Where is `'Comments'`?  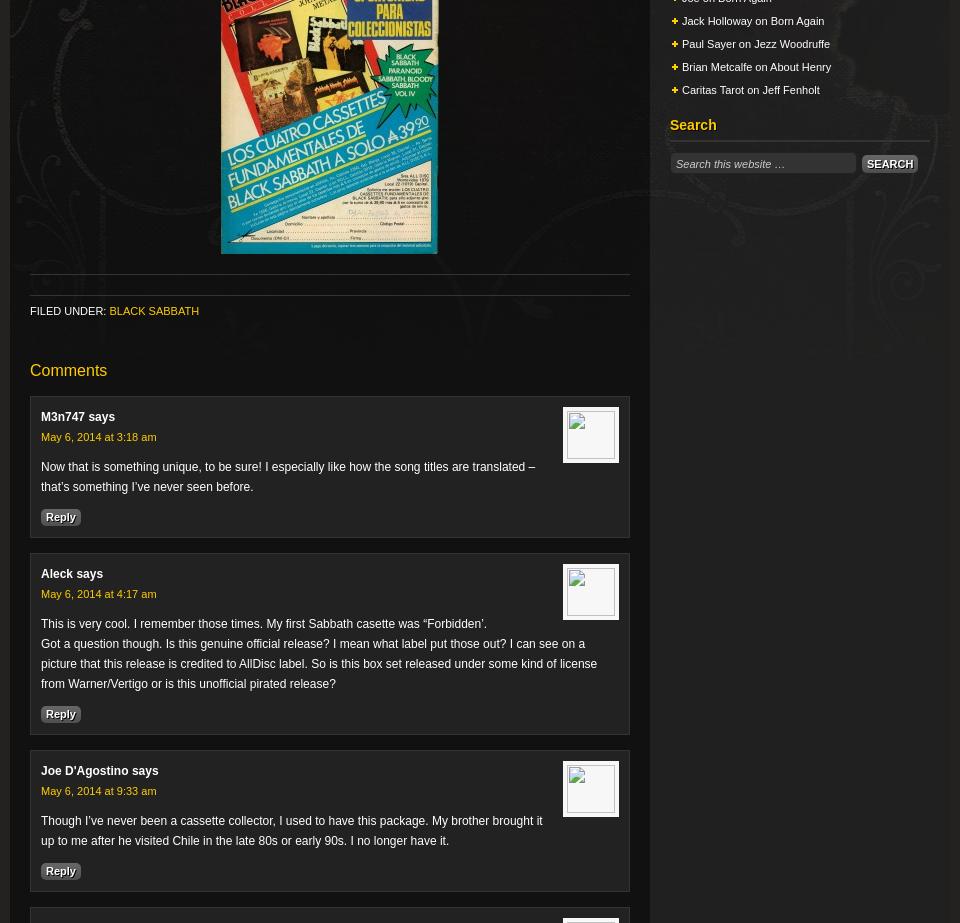
'Comments' is located at coordinates (28, 370).